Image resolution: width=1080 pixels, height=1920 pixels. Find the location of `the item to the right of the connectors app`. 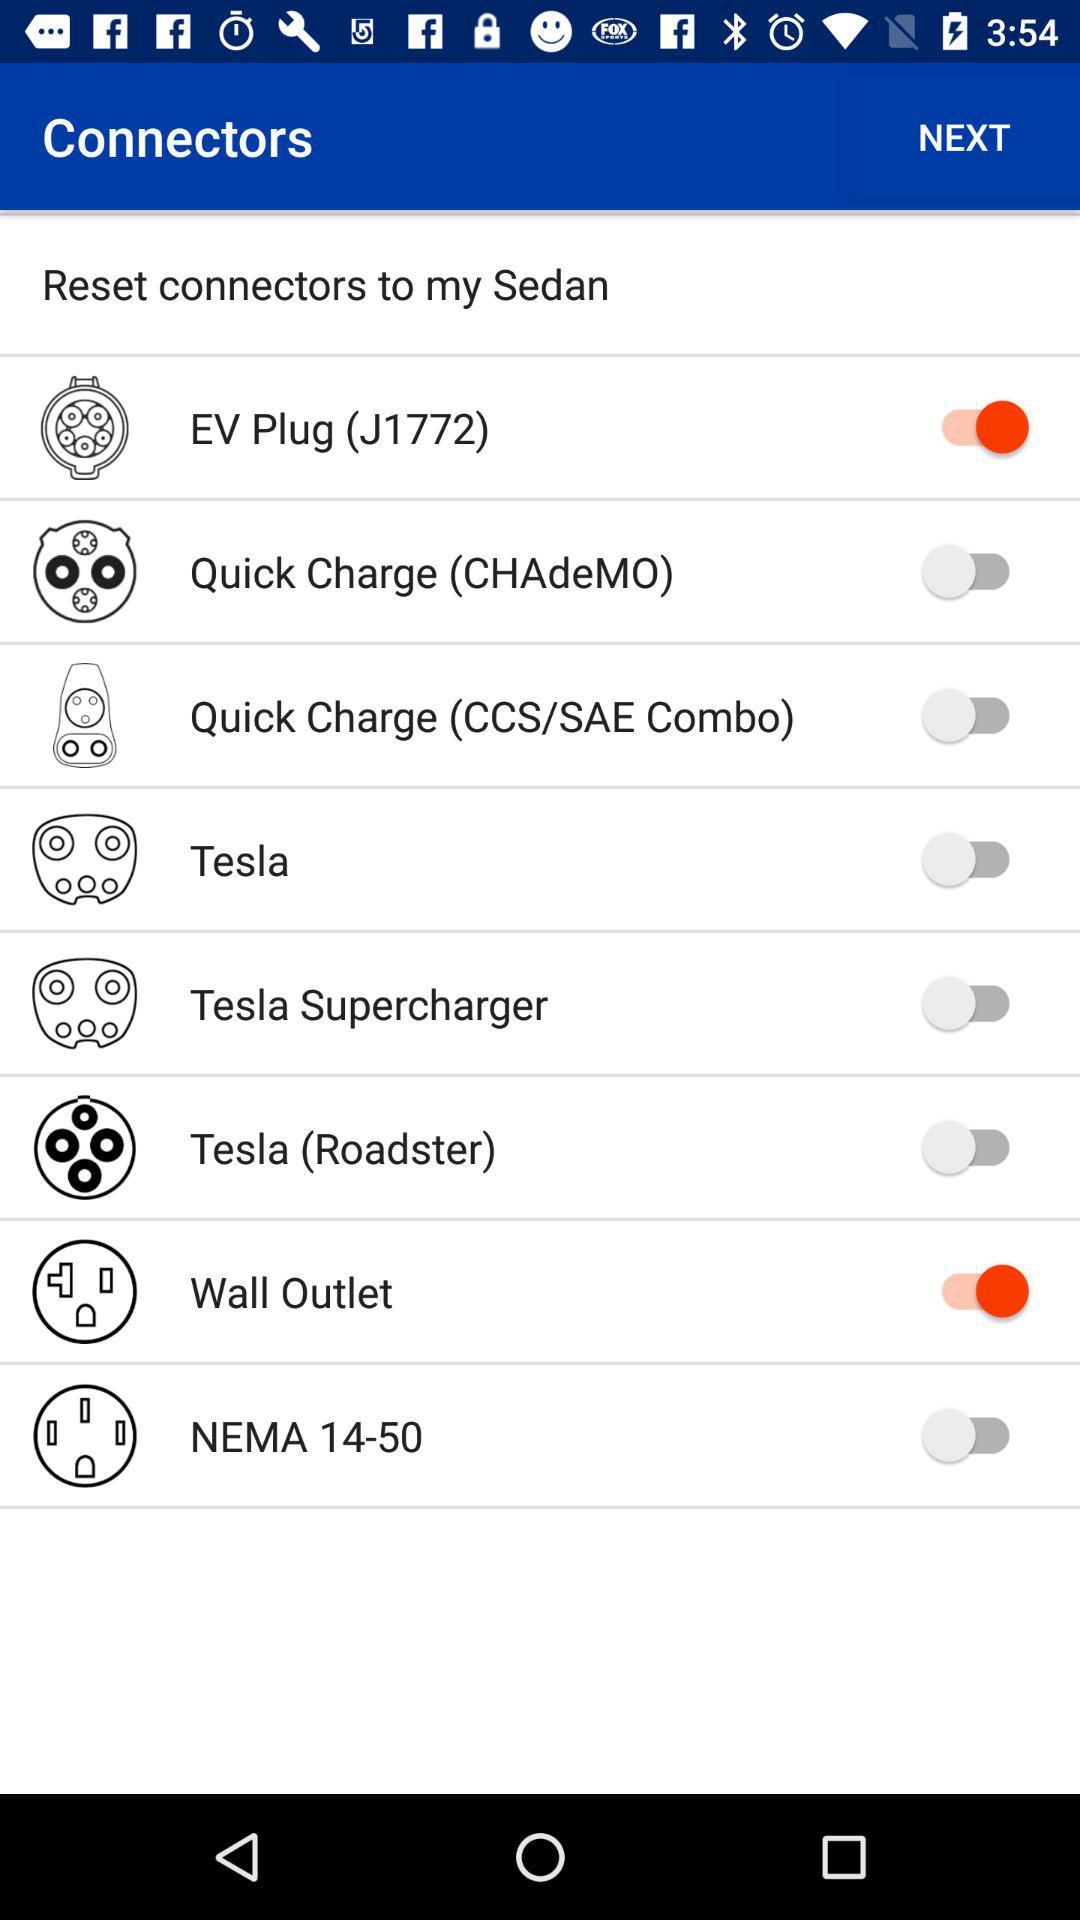

the item to the right of the connectors app is located at coordinates (963, 135).